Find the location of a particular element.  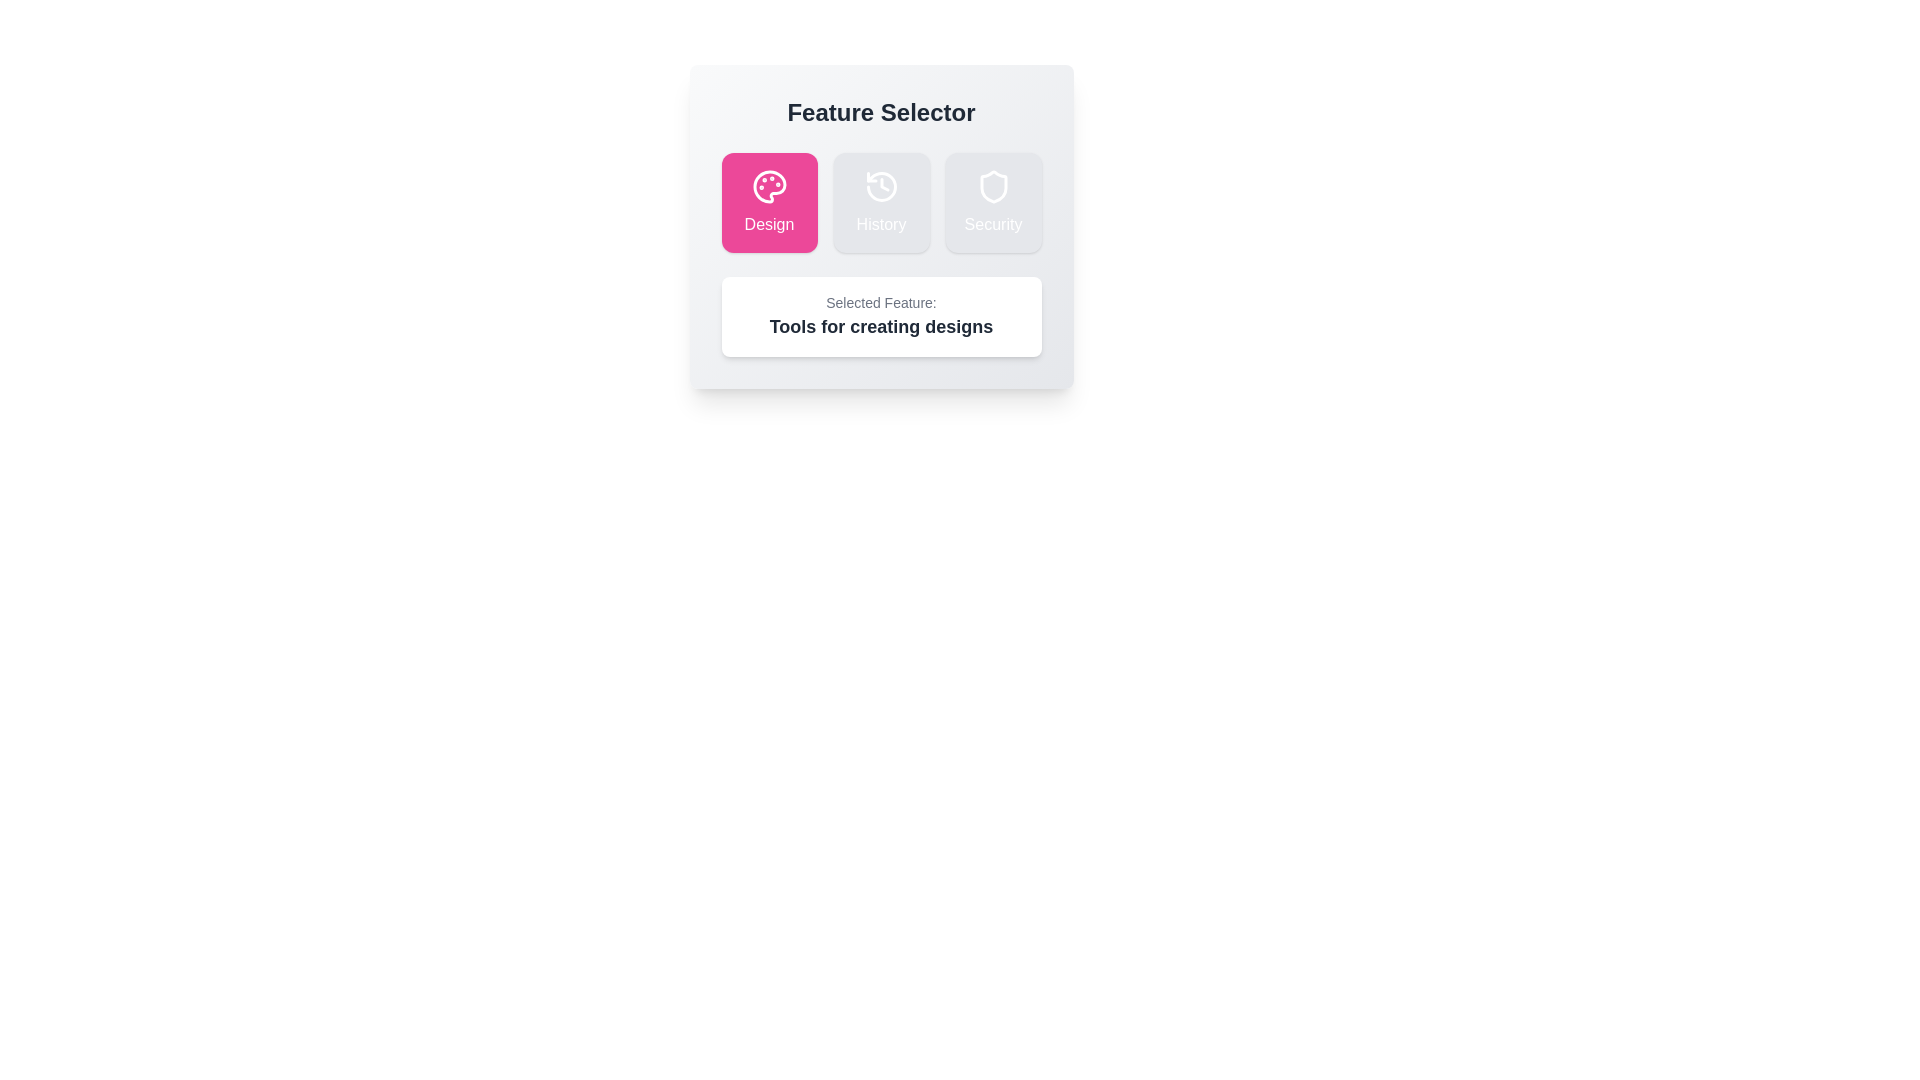

the Design button is located at coordinates (768, 203).